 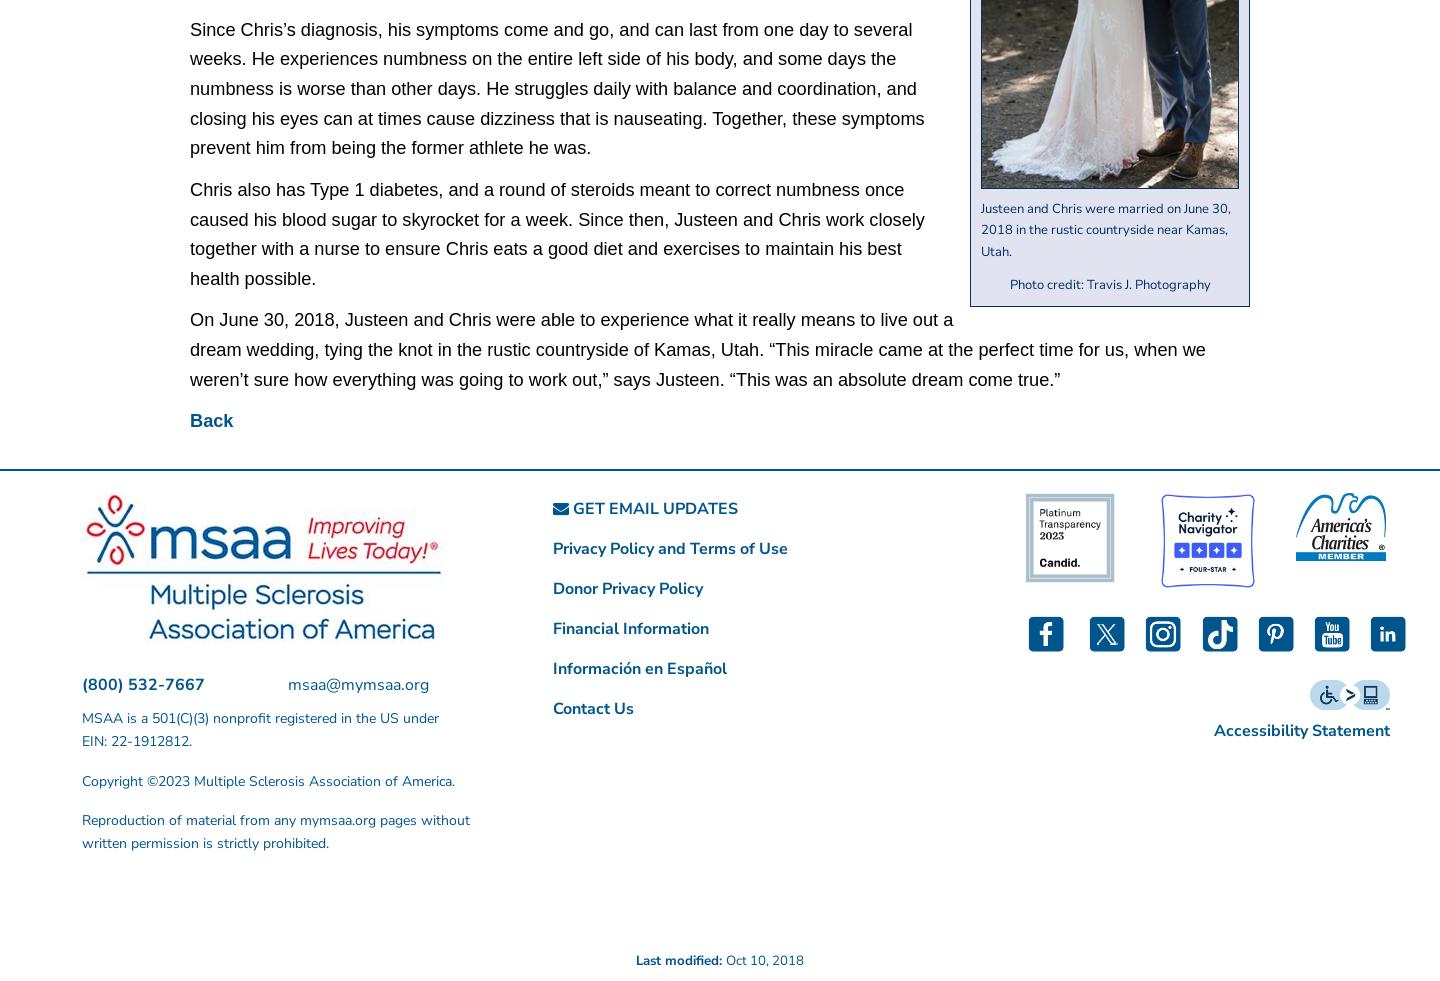 What do you see at coordinates (697, 348) in the screenshot?
I see `'On June 30, 2018, Justeen and Chris were able to experience what it really means to live out a dream wedding, tying the knot in the rustic countryside of Kamas, Utah. “This miracle came at the perfect time for us, when we weren’t sure how everything was going to work out,” says Justeen. “This was an absolute dream come true.”'` at bounding box center [697, 348].